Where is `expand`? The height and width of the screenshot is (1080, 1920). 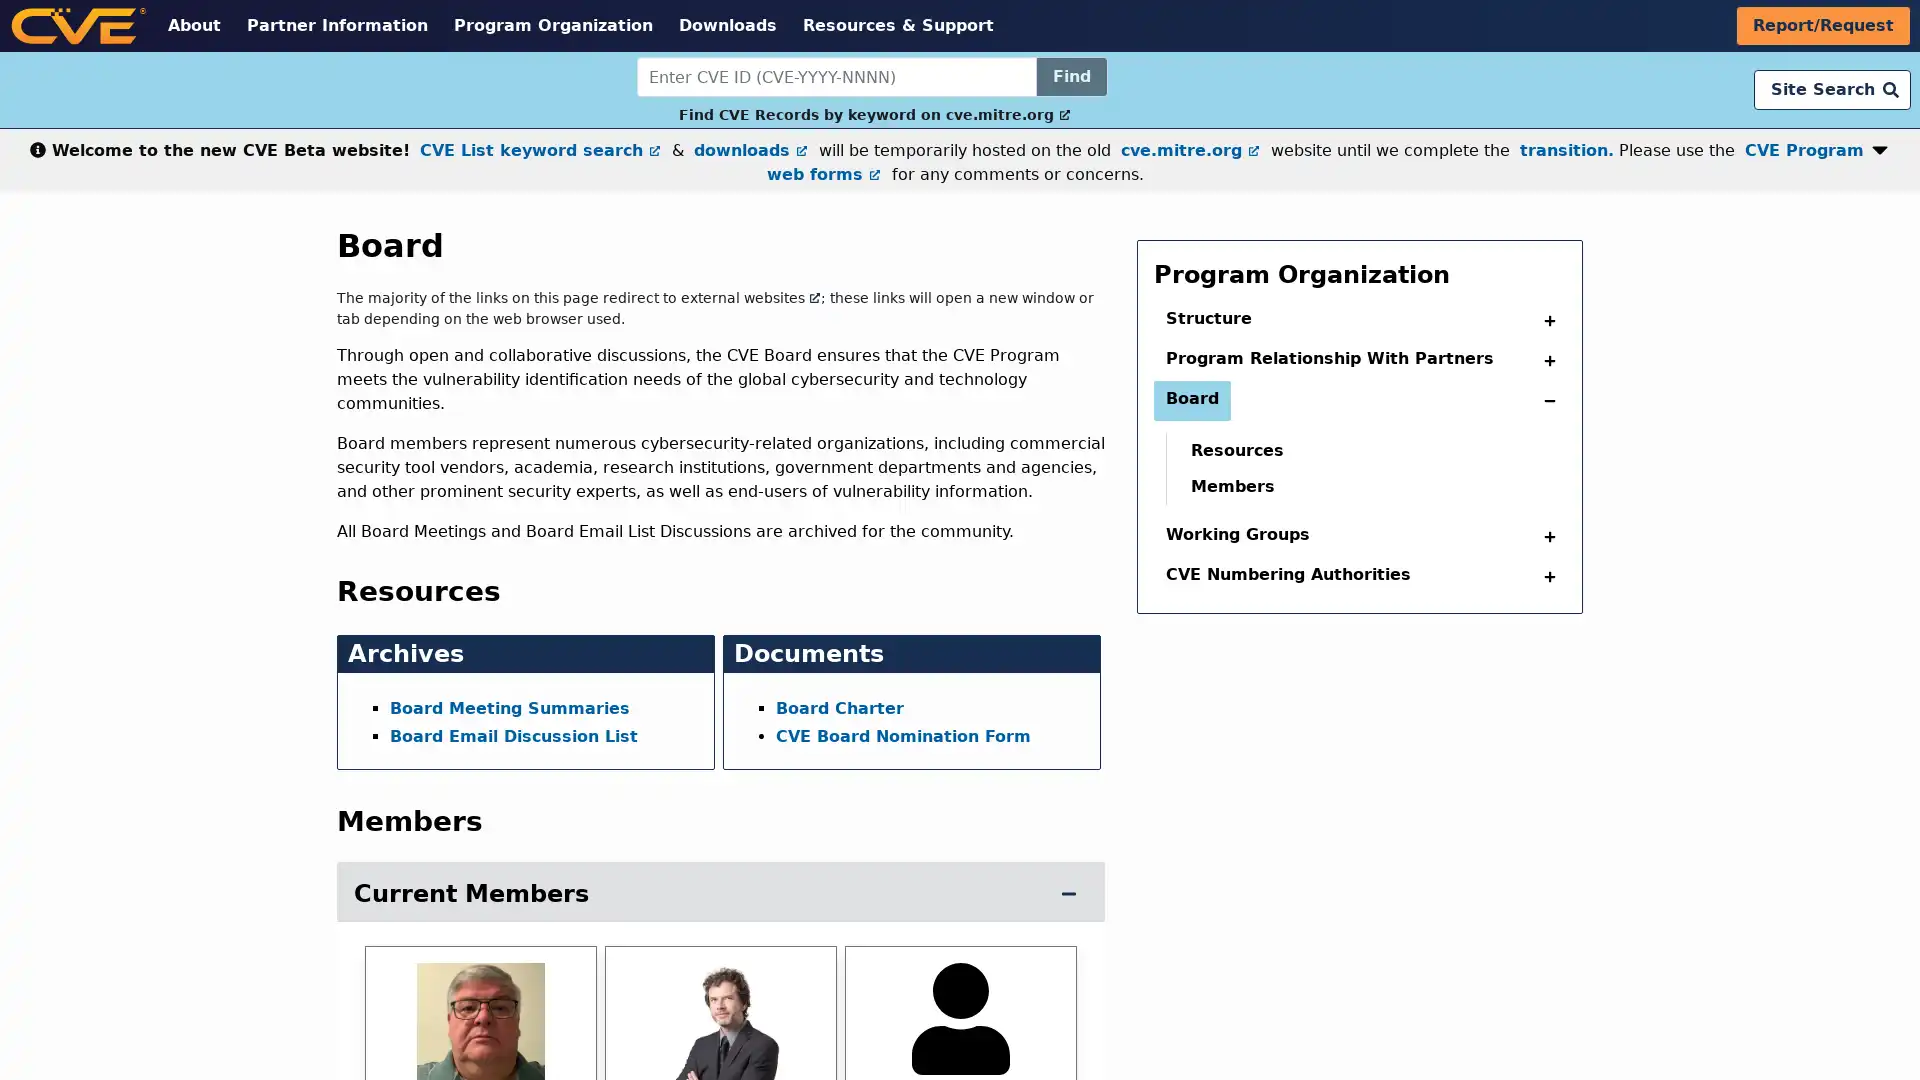 expand is located at coordinates (1544, 401).